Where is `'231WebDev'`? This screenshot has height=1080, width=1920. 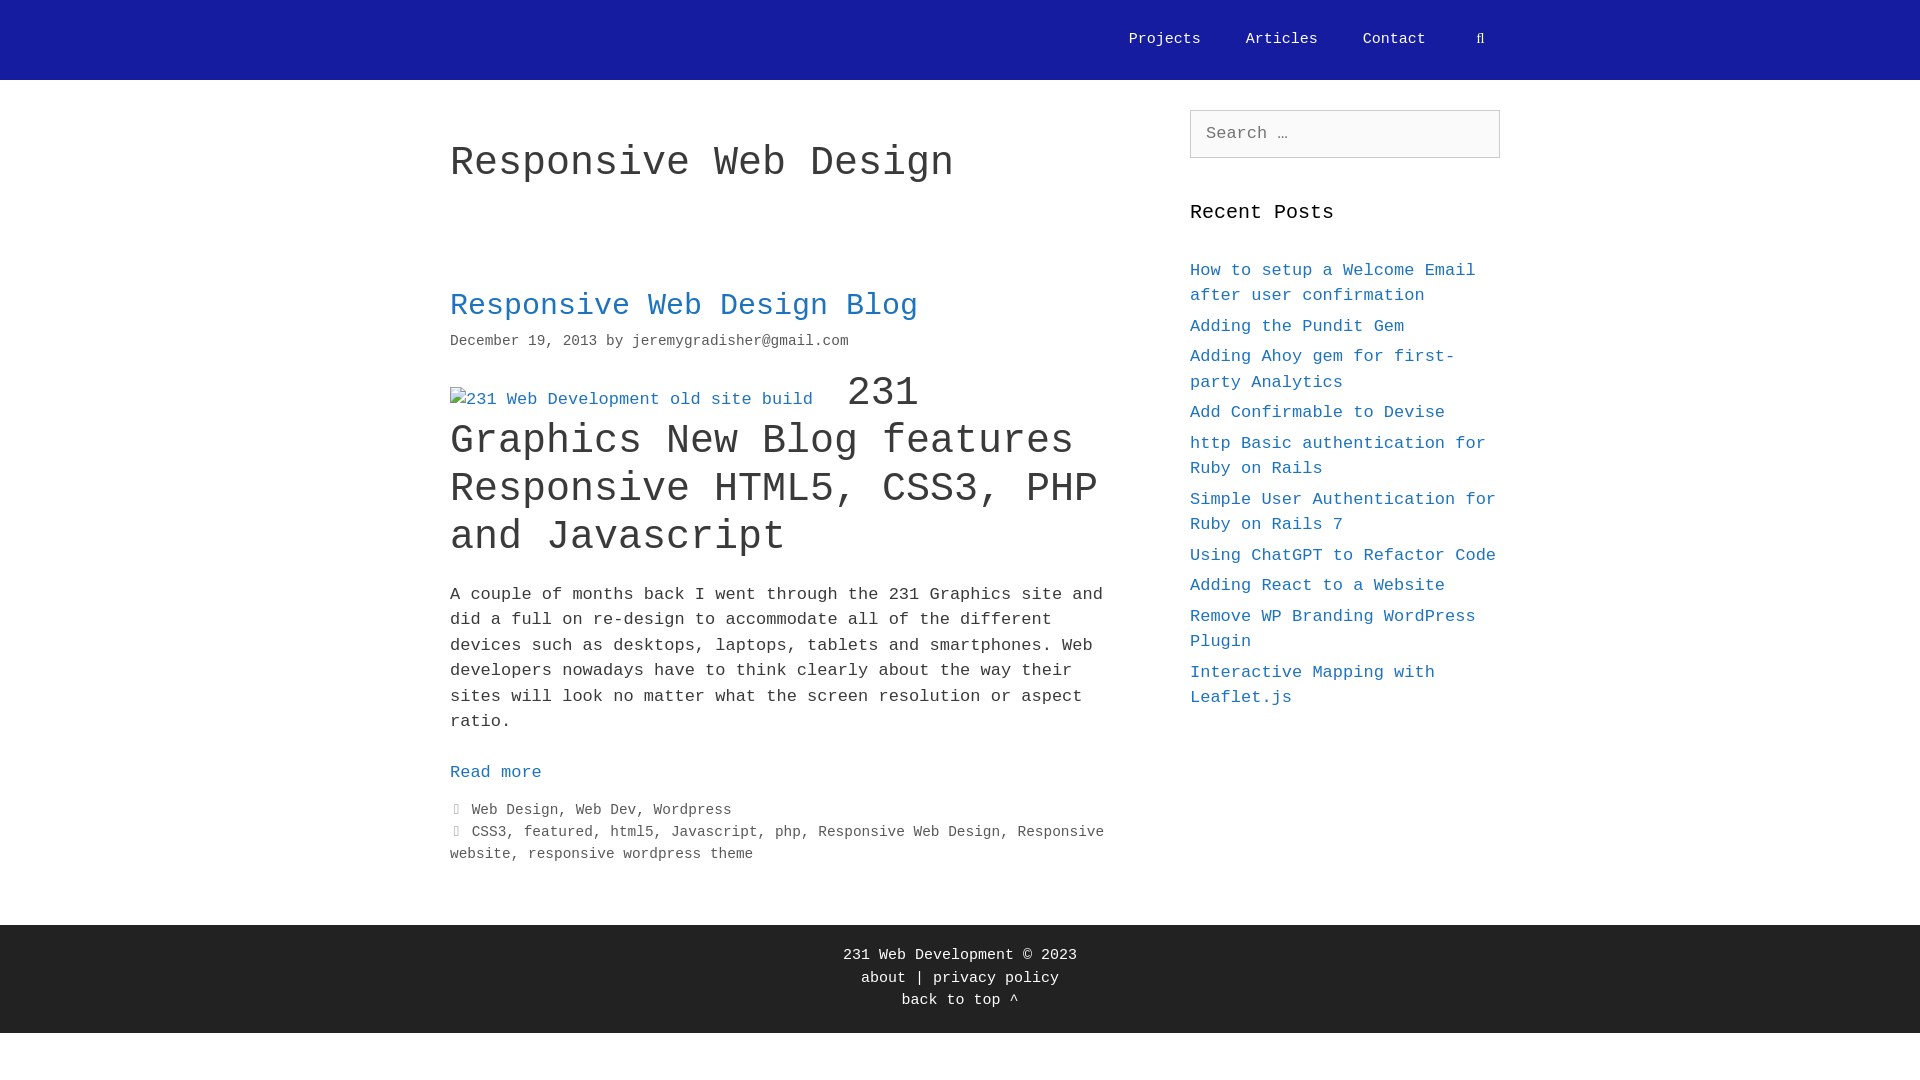 '231WebDev' is located at coordinates (503, 39).